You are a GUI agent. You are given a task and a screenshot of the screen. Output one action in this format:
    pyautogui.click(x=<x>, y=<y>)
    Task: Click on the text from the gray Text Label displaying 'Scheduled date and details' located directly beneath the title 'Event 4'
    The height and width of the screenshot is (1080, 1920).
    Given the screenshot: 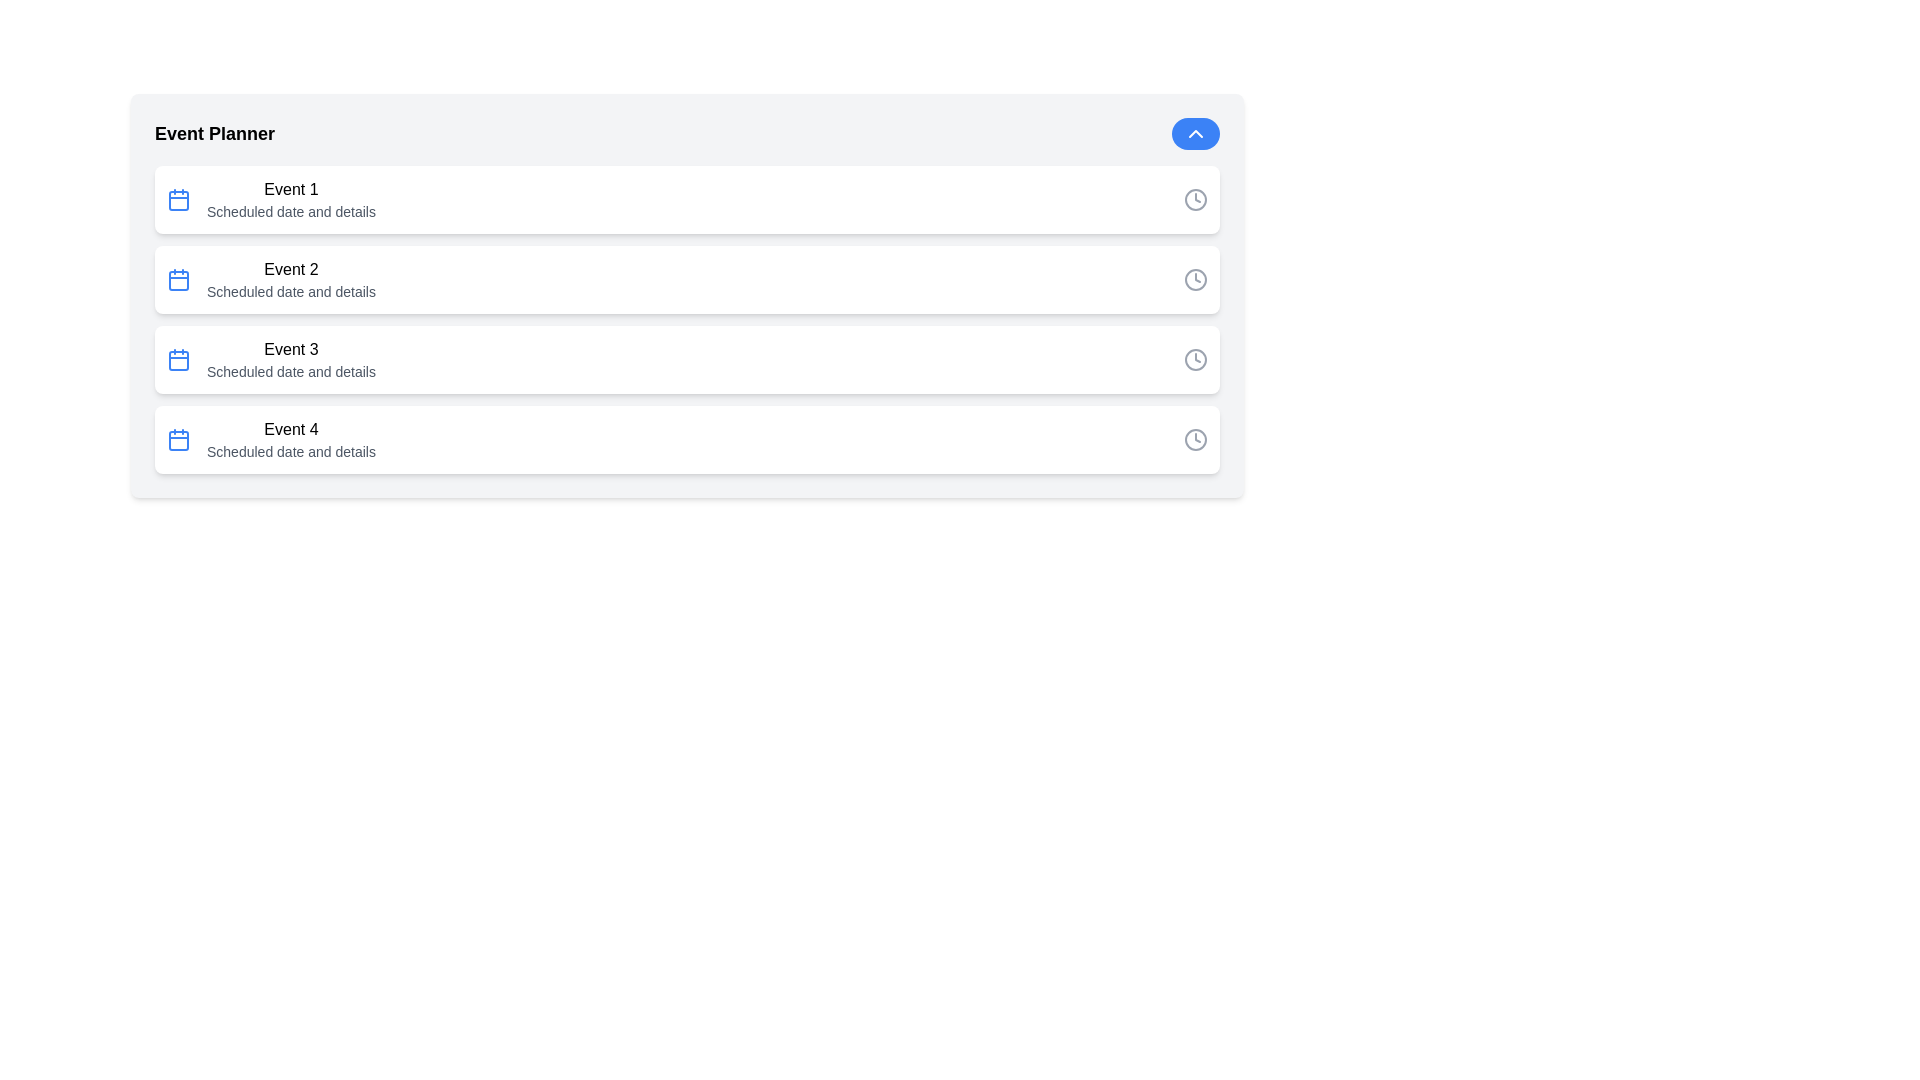 What is the action you would take?
    pyautogui.click(x=290, y=451)
    